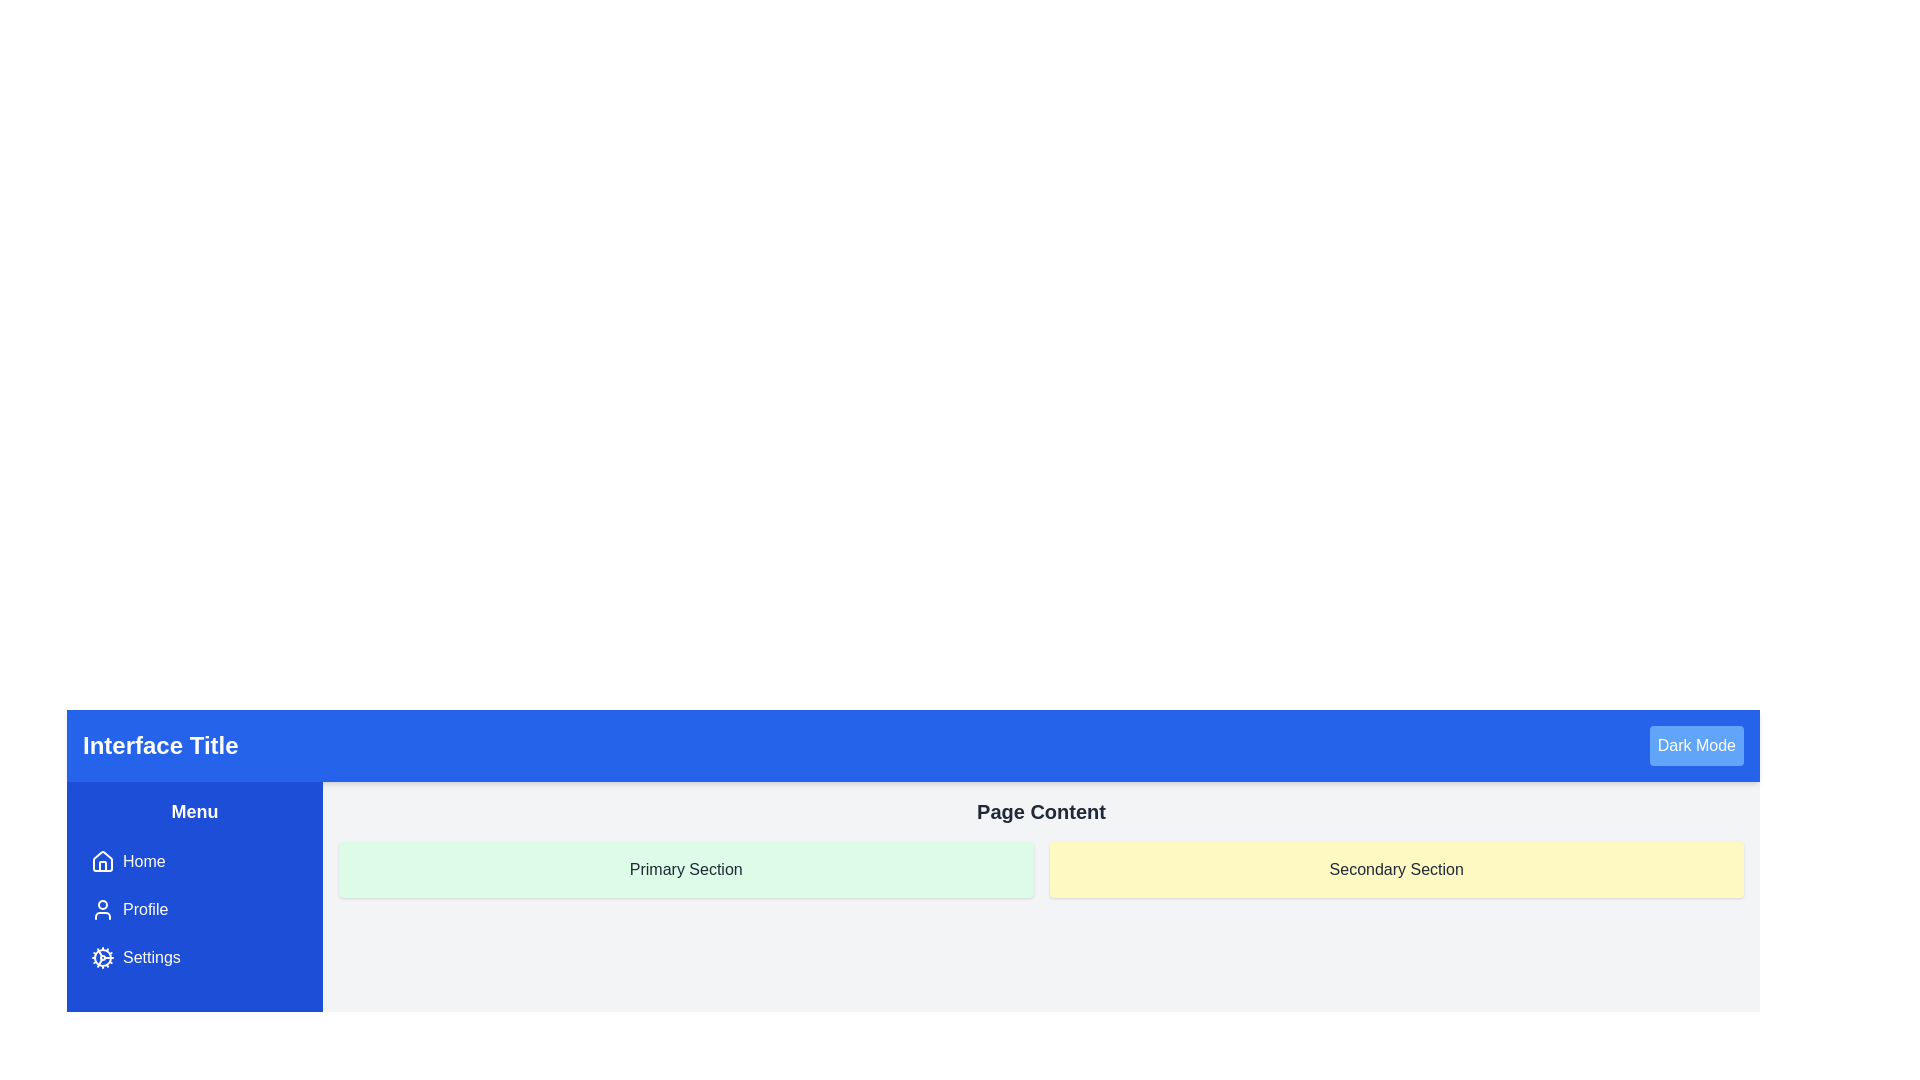 Image resolution: width=1920 pixels, height=1080 pixels. Describe the element at coordinates (143, 860) in the screenshot. I see `the 'Home' label in the left-side navigation menu to trigger the tooltip` at that location.